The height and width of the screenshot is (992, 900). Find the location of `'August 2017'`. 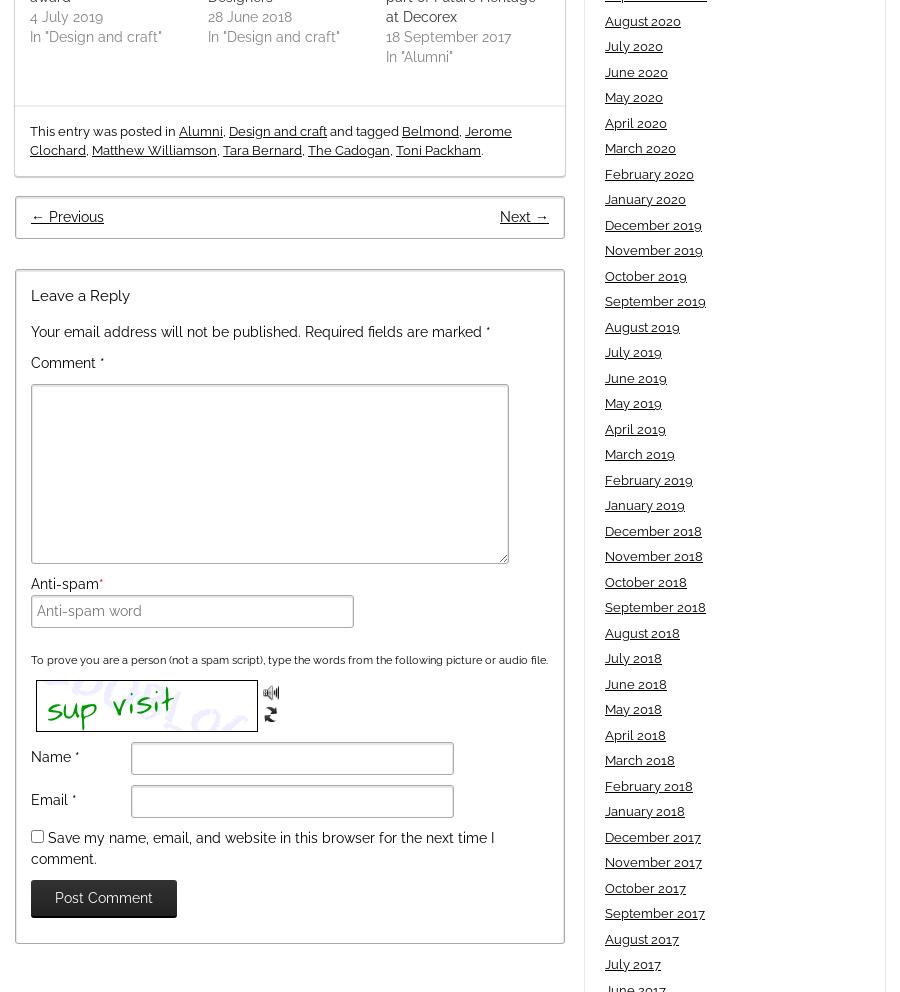

'August 2017' is located at coordinates (641, 937).